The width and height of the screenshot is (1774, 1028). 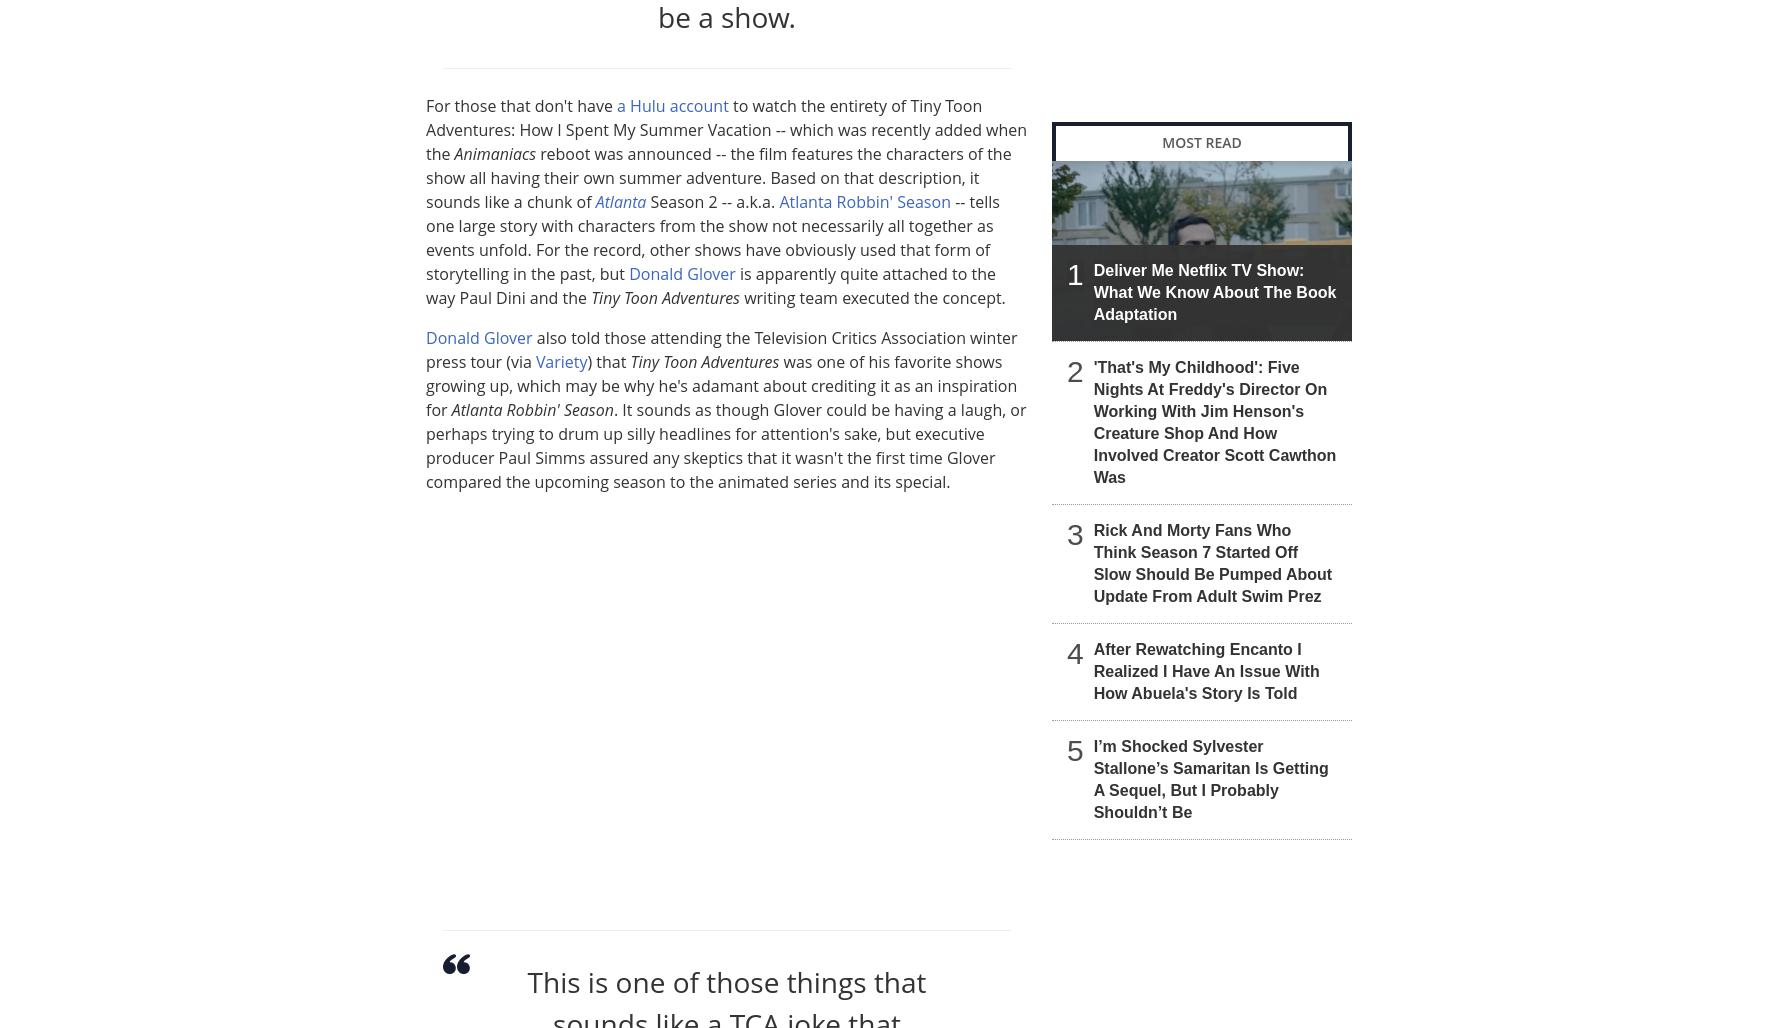 What do you see at coordinates (720, 383) in the screenshot?
I see `'was one of his favorite shows growing up, which may be why he's adamant about crediting it as an inspiration for'` at bounding box center [720, 383].